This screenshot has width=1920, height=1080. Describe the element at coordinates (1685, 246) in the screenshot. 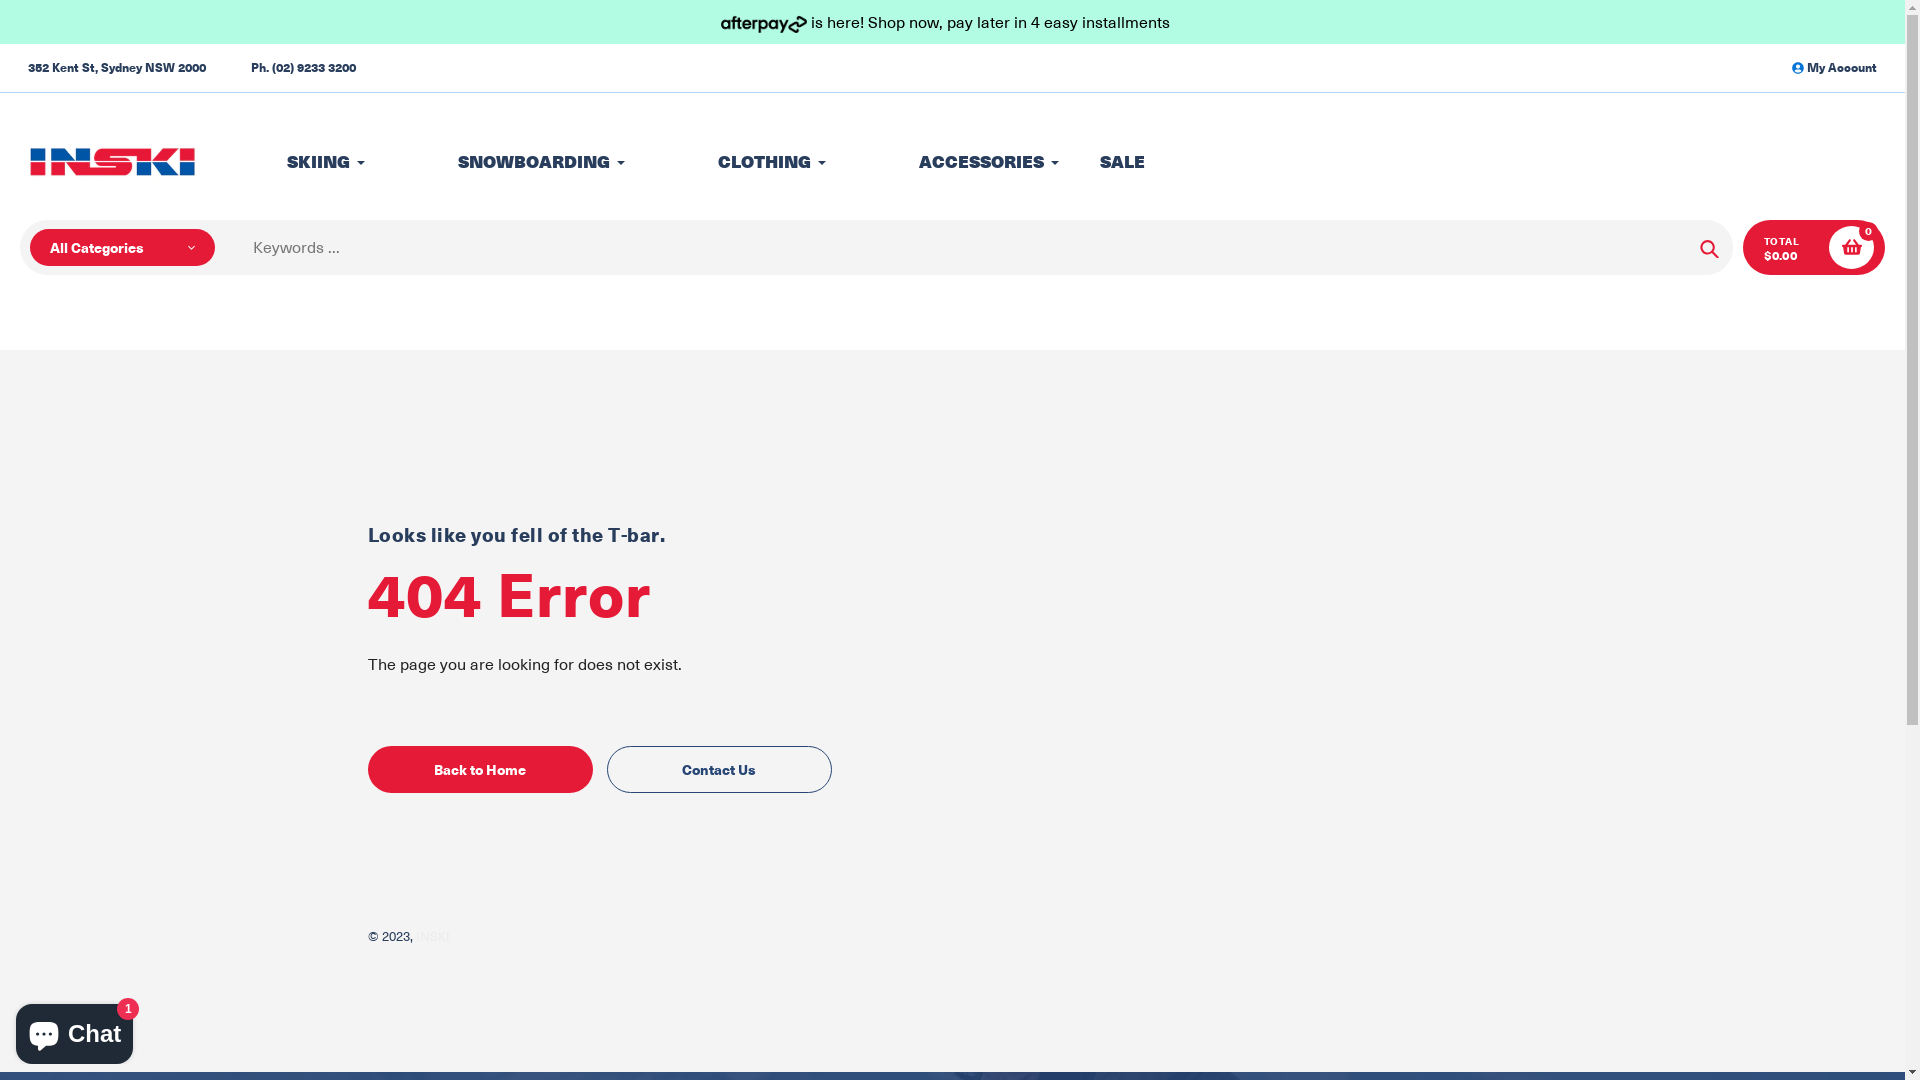

I see `'Search'` at that location.